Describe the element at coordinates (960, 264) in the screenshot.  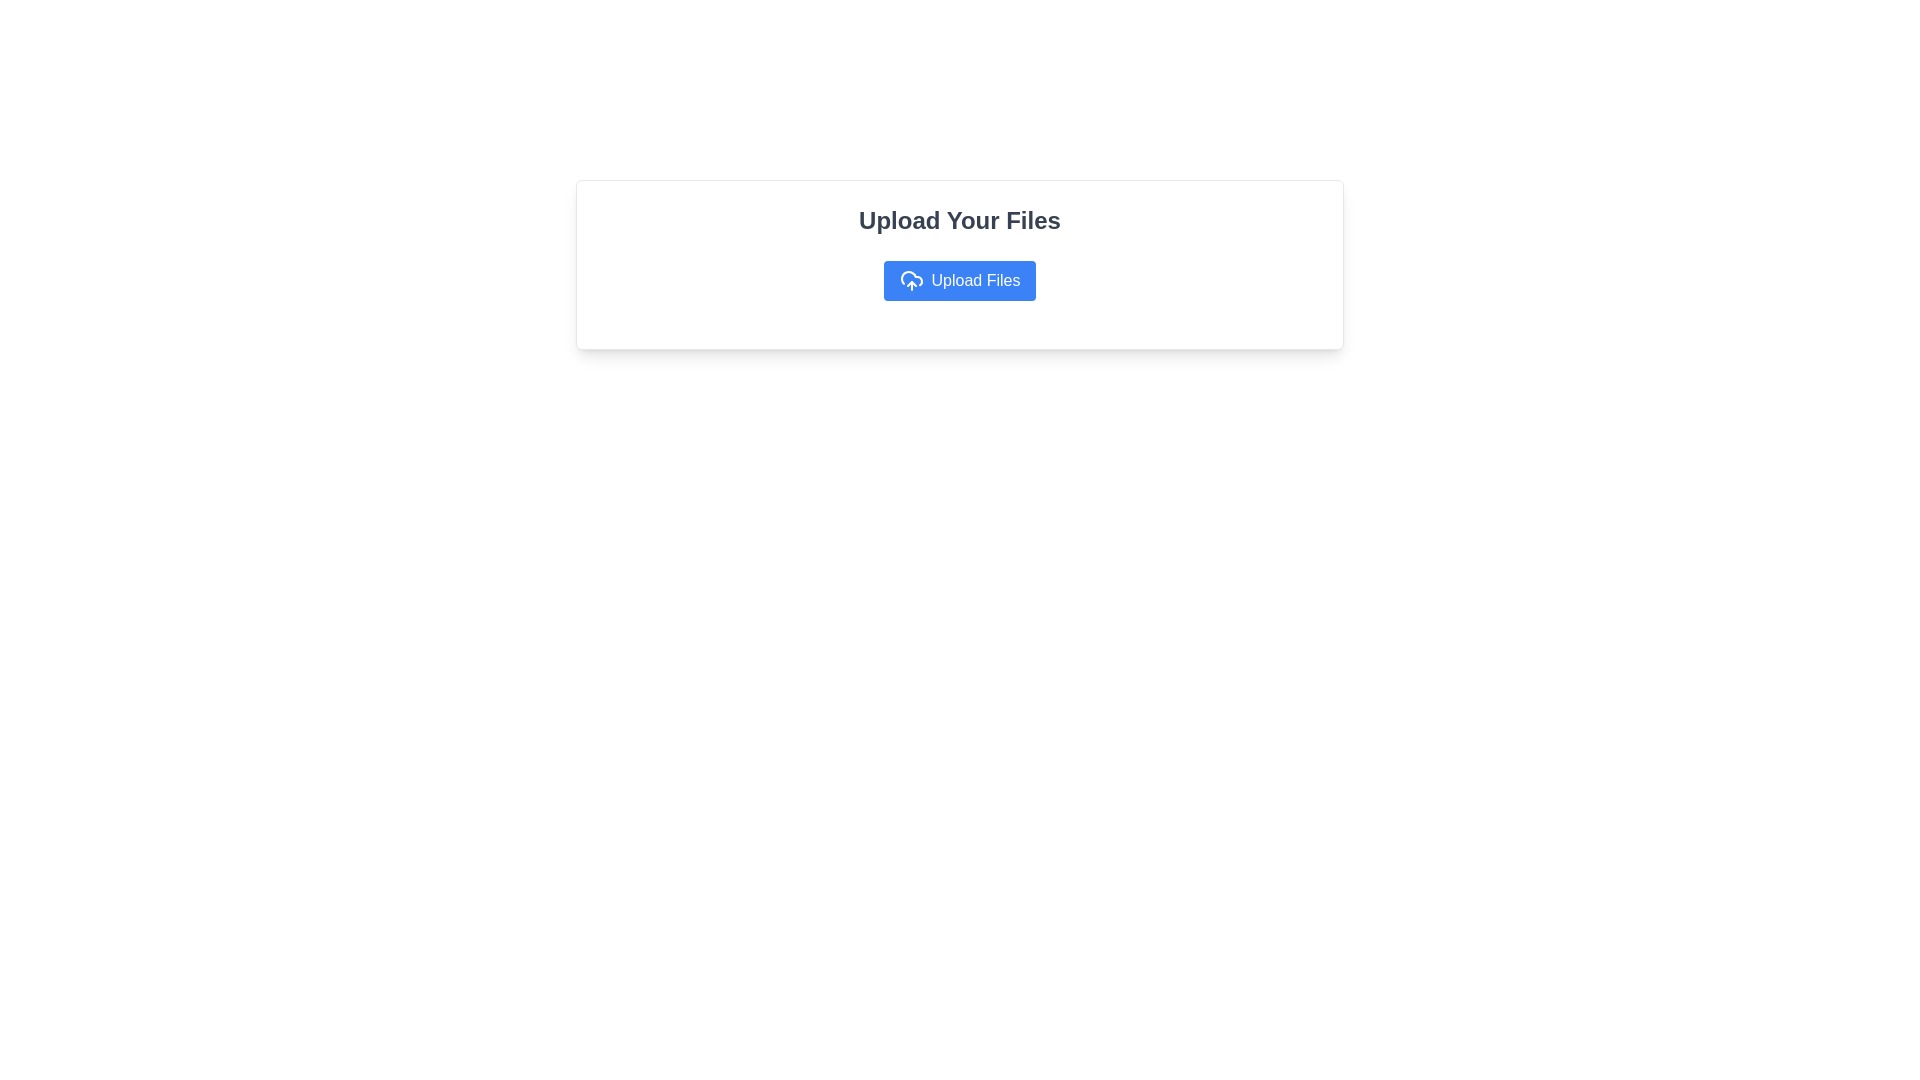
I see `the blue button labeled 'Upload Files' with a cloud icon to initiate the file upload dialog` at that location.